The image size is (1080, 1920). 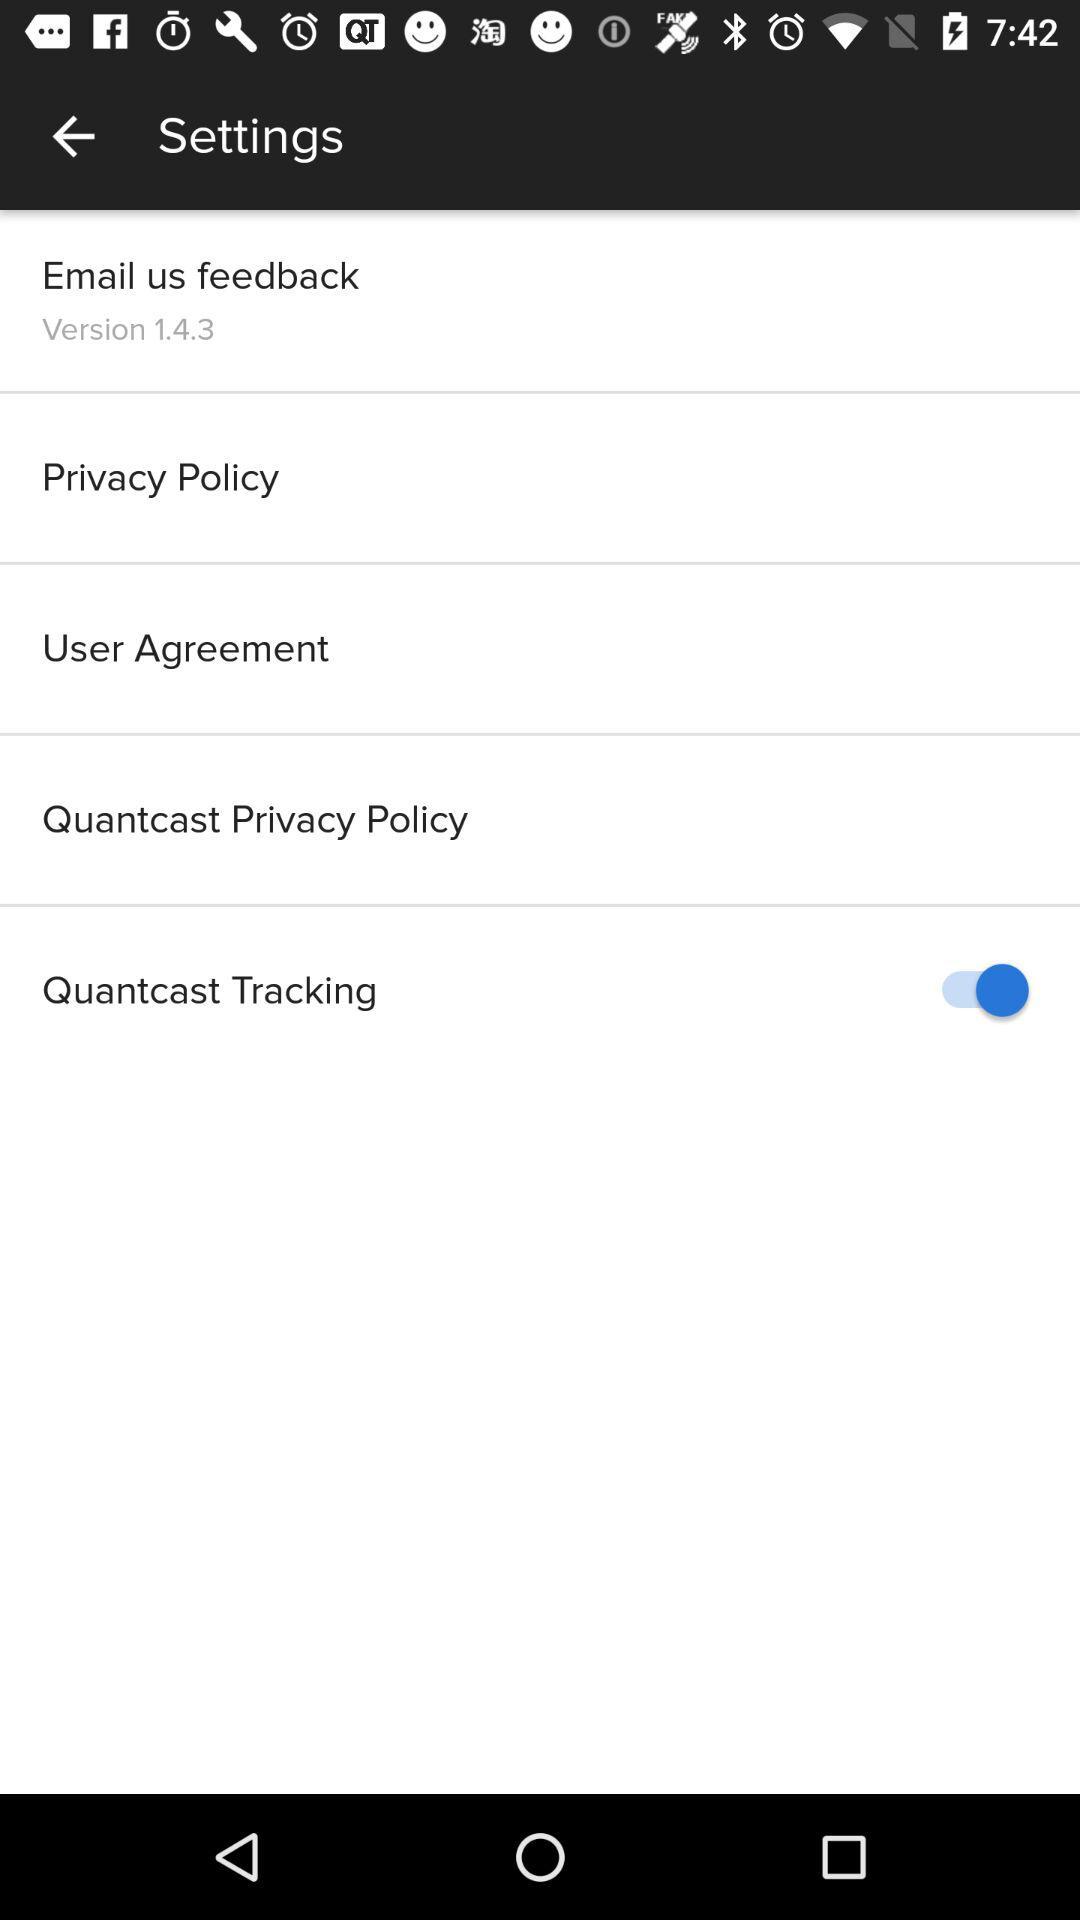 I want to click on the app next to settings app, so click(x=72, y=135).